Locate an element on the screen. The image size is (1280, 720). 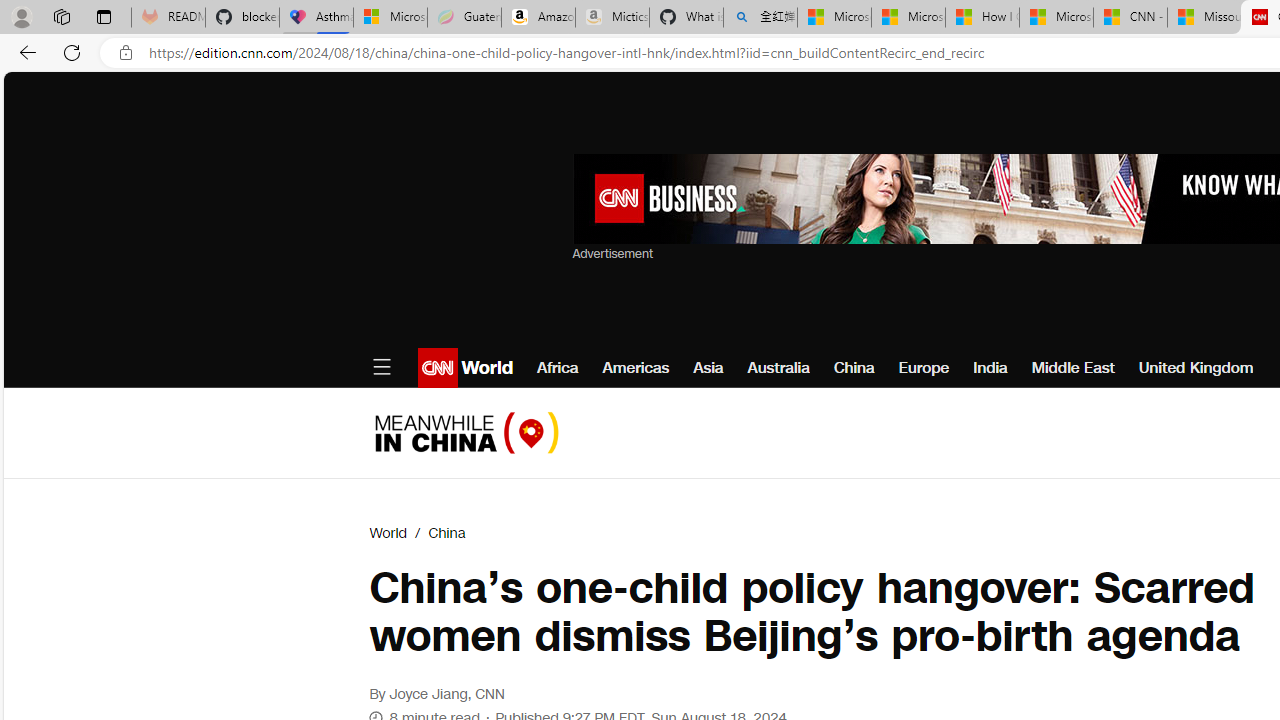
'Middle East' is located at coordinates (1071, 367).